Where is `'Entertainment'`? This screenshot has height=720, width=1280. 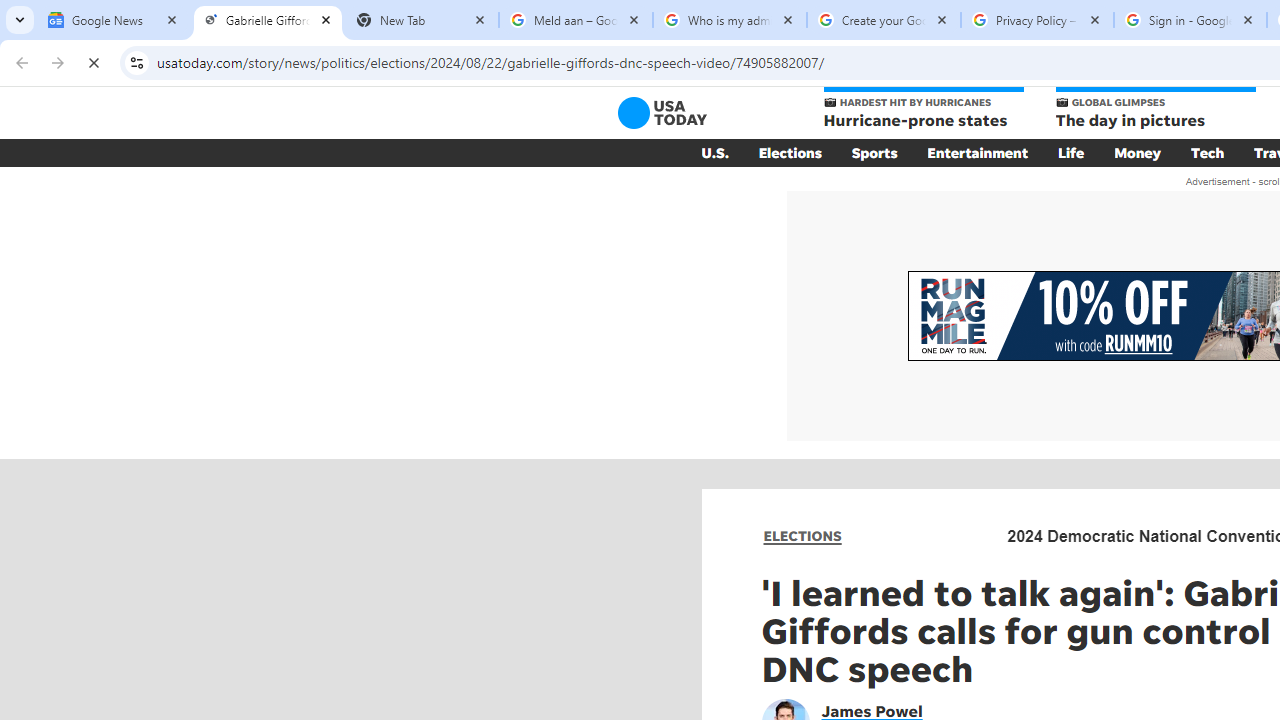 'Entertainment' is located at coordinates (977, 152).